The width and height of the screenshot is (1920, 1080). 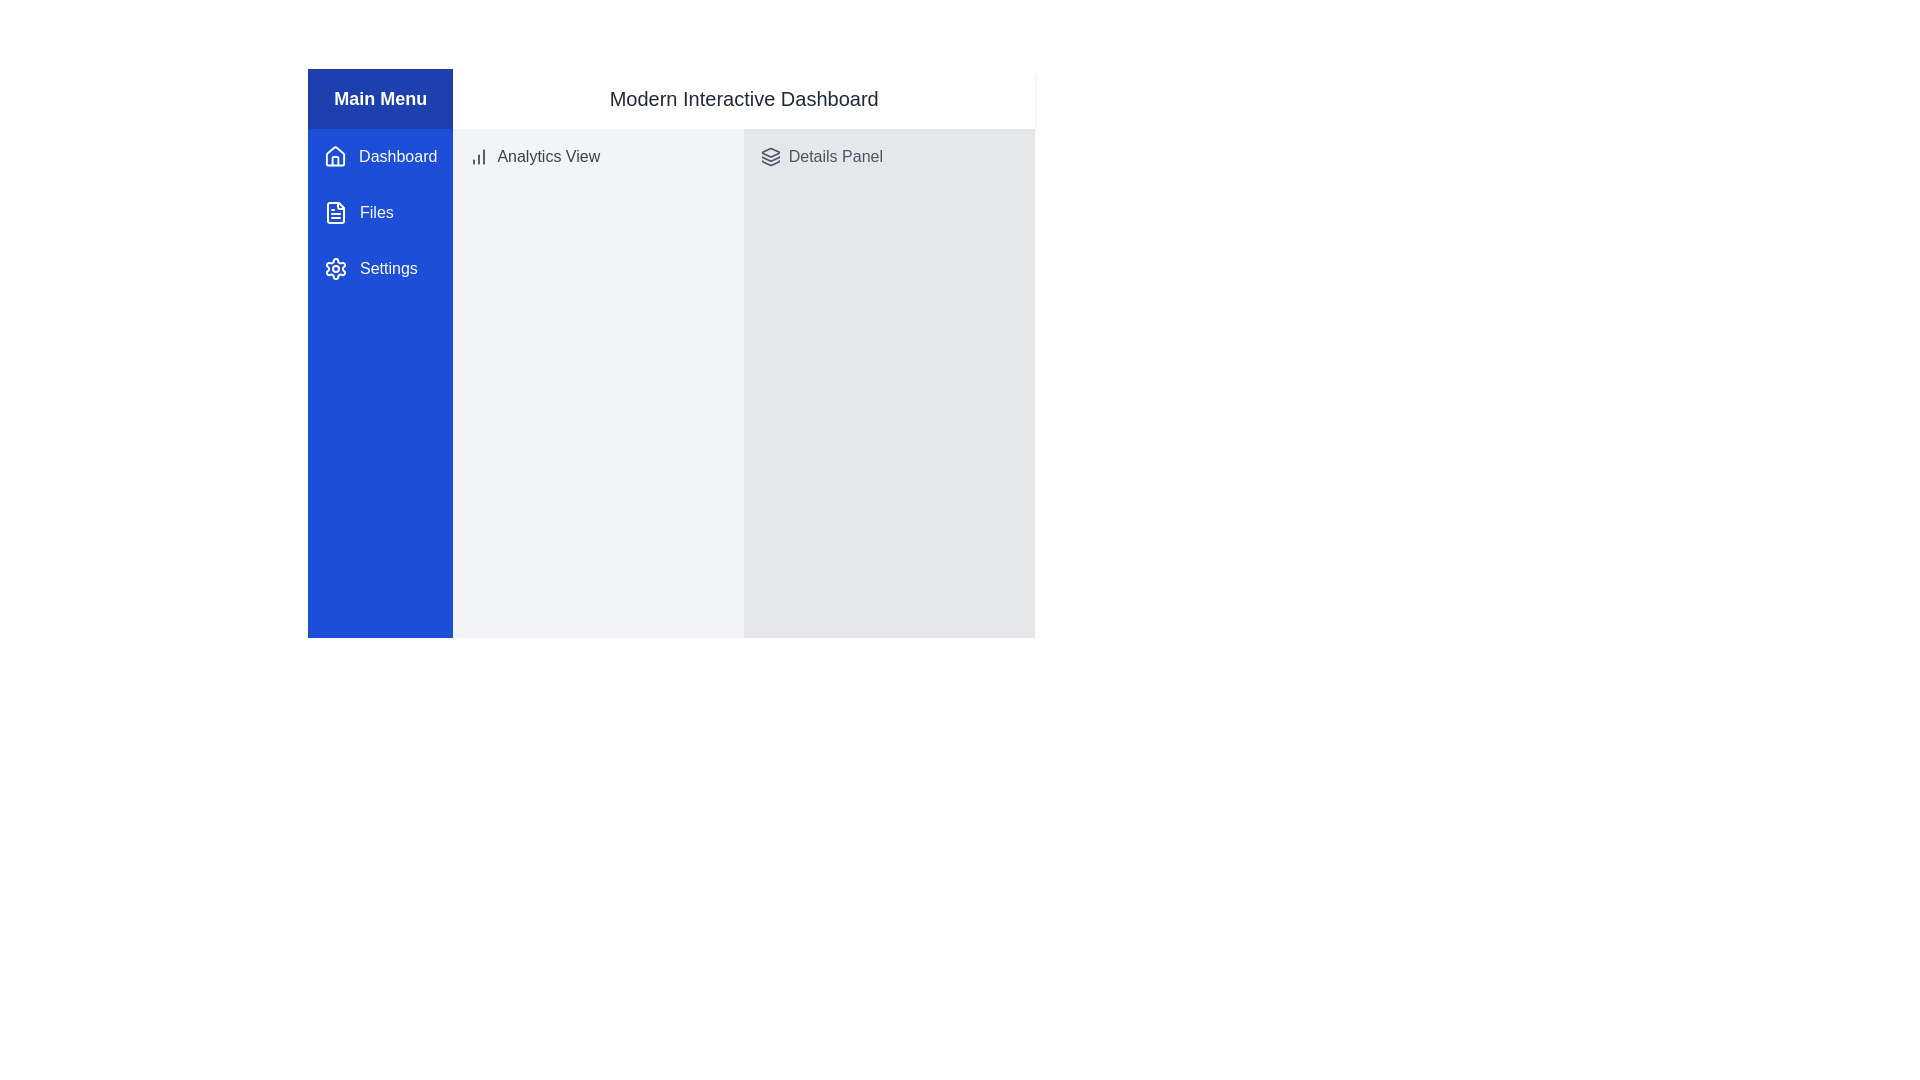 I want to click on the title label at the top center of the main interface, which indicates the primary function of the application, so click(x=743, y=99).